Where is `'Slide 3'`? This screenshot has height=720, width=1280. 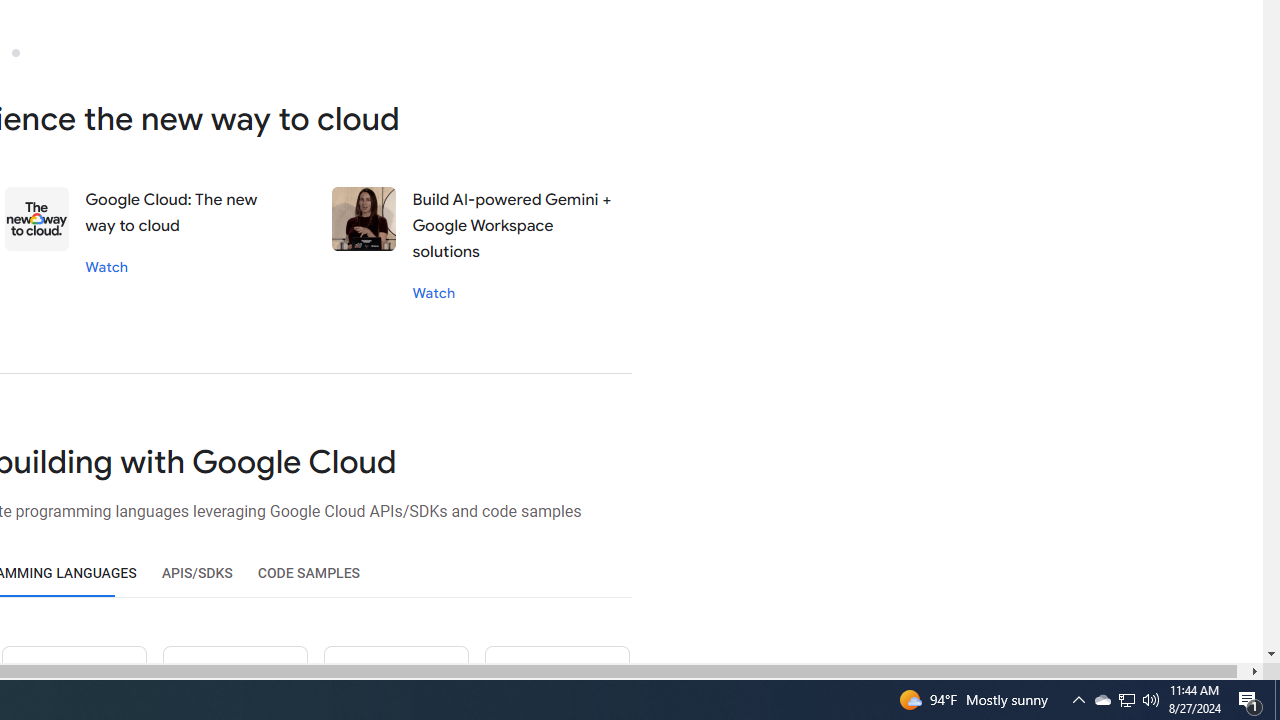 'Slide 3' is located at coordinates (15, 51).